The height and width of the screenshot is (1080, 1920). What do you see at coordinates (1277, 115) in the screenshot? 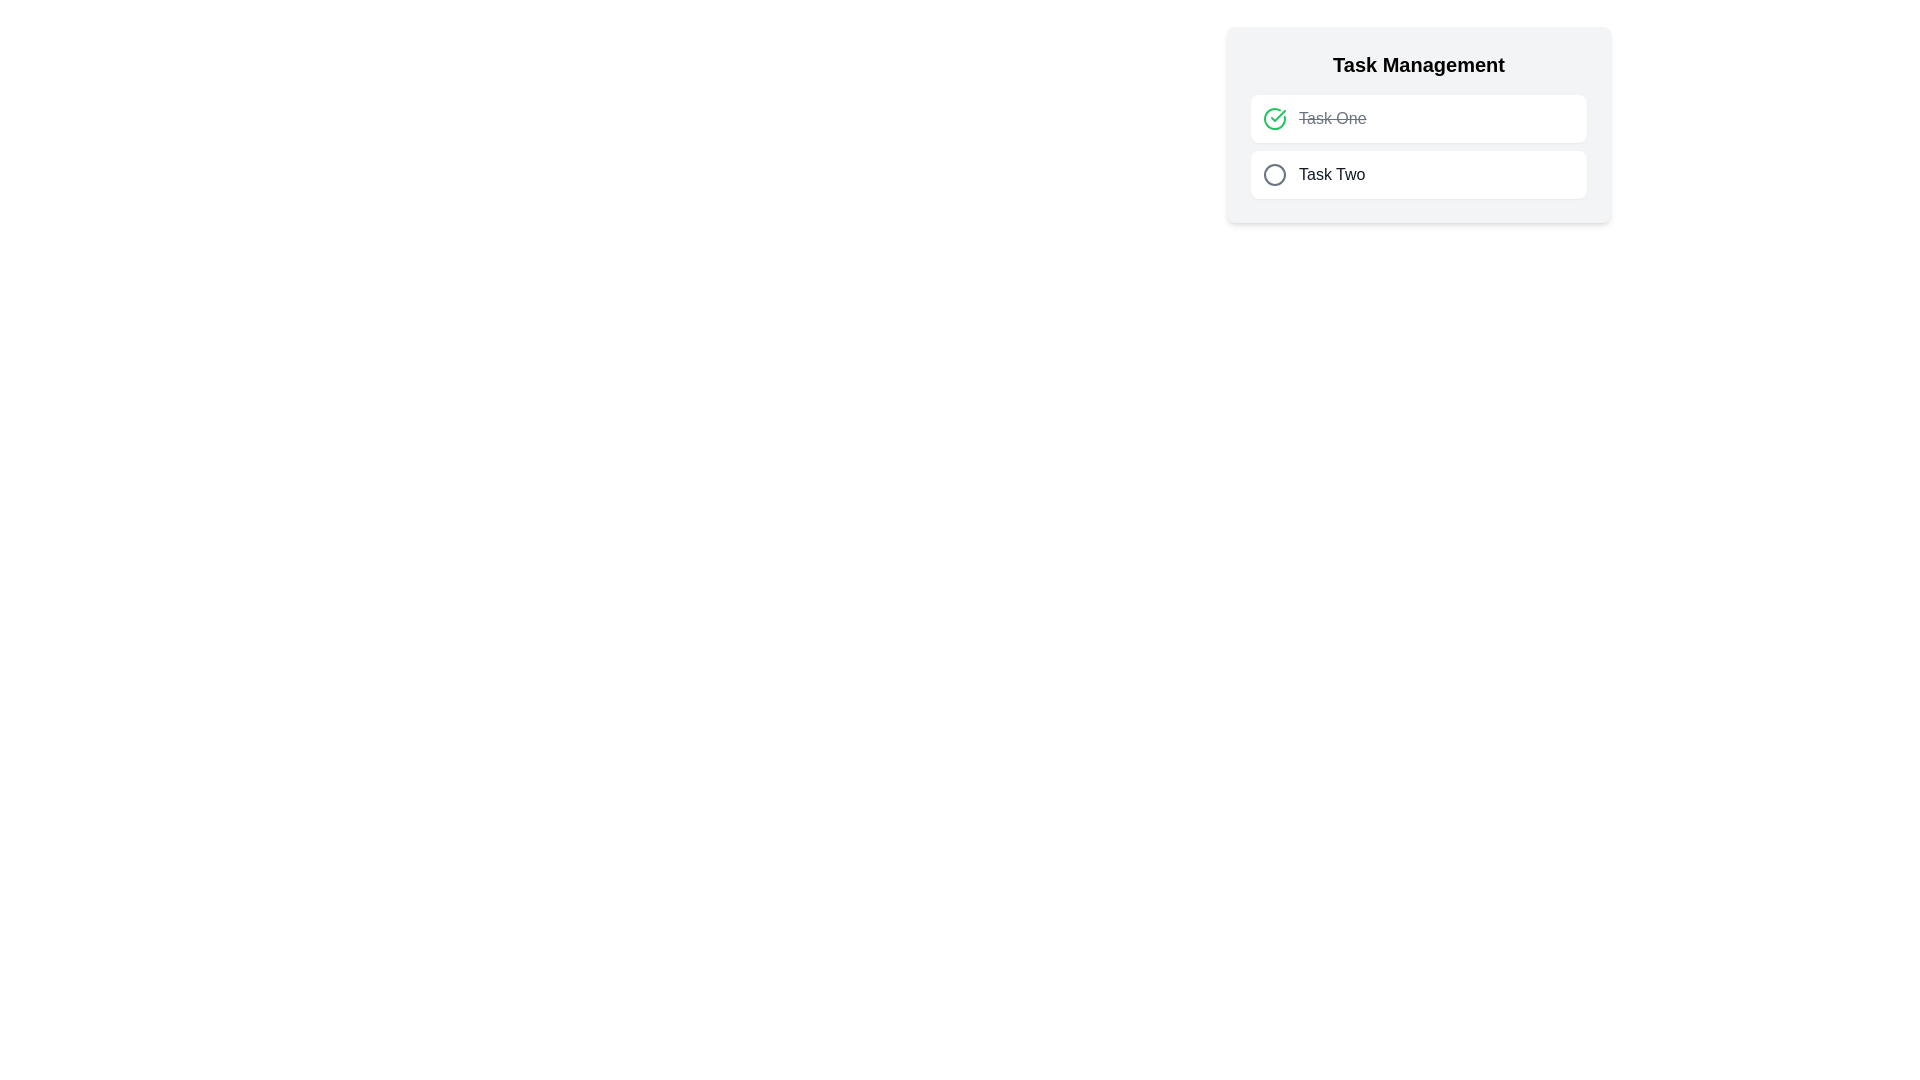
I see `green checkmark icon representing a completed task next to 'Task One' in the 'Task Management' panel` at bounding box center [1277, 115].